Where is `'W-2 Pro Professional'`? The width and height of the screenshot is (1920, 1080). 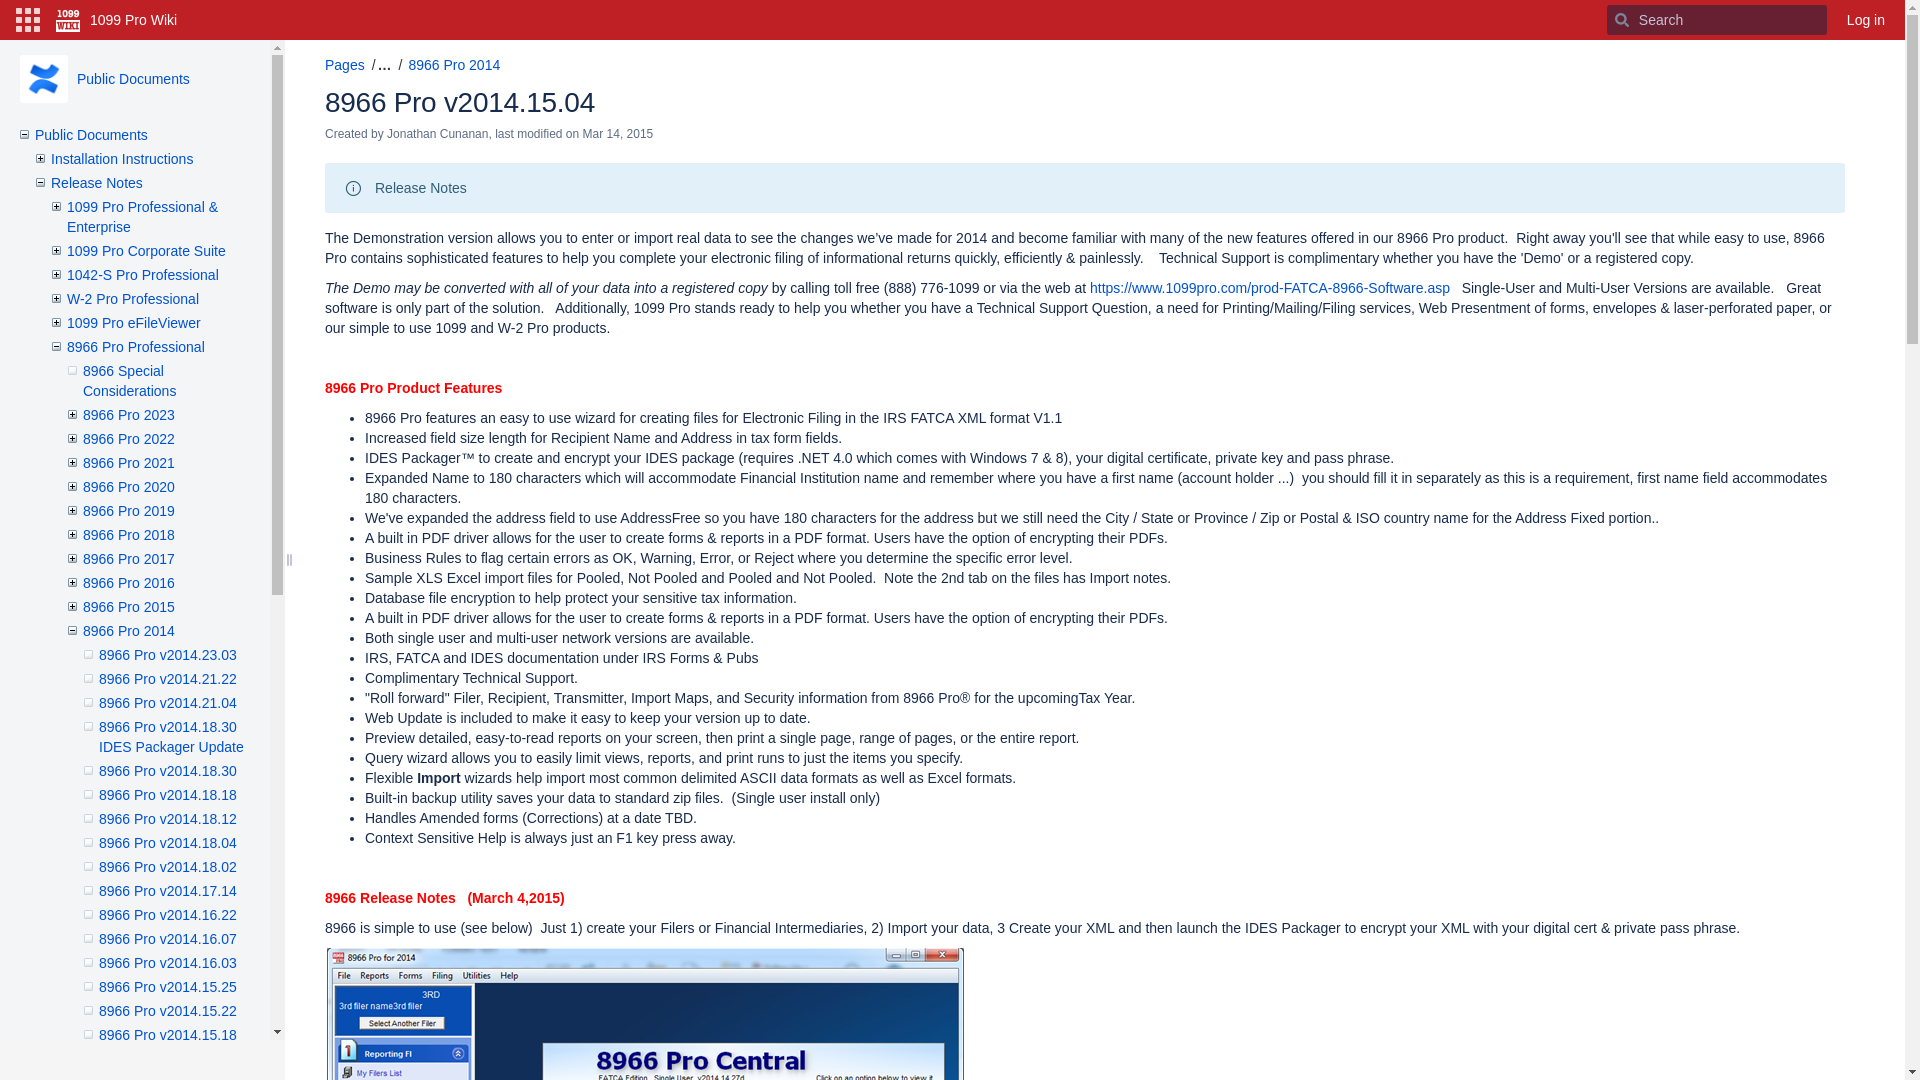
'W-2 Pro Professional' is located at coordinates (132, 299).